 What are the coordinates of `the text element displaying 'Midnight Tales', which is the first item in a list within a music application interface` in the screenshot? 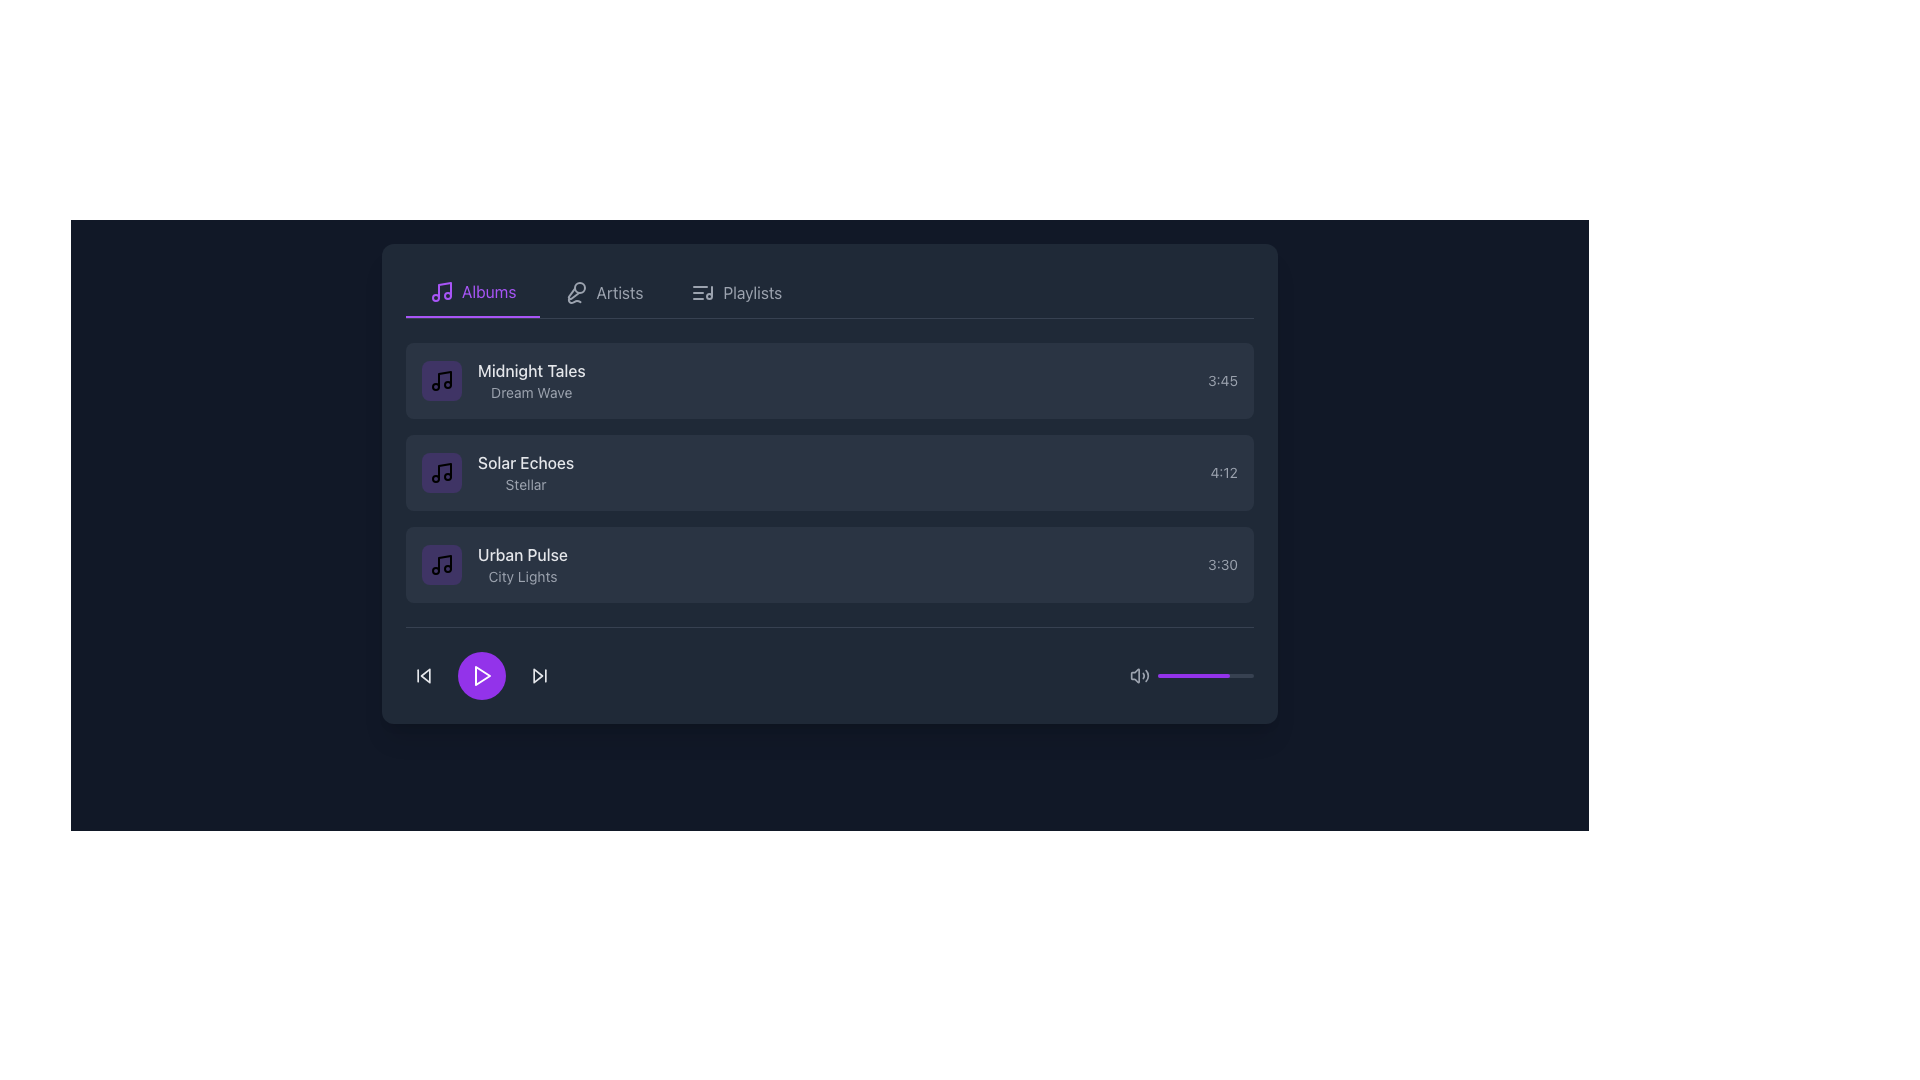 It's located at (531, 370).